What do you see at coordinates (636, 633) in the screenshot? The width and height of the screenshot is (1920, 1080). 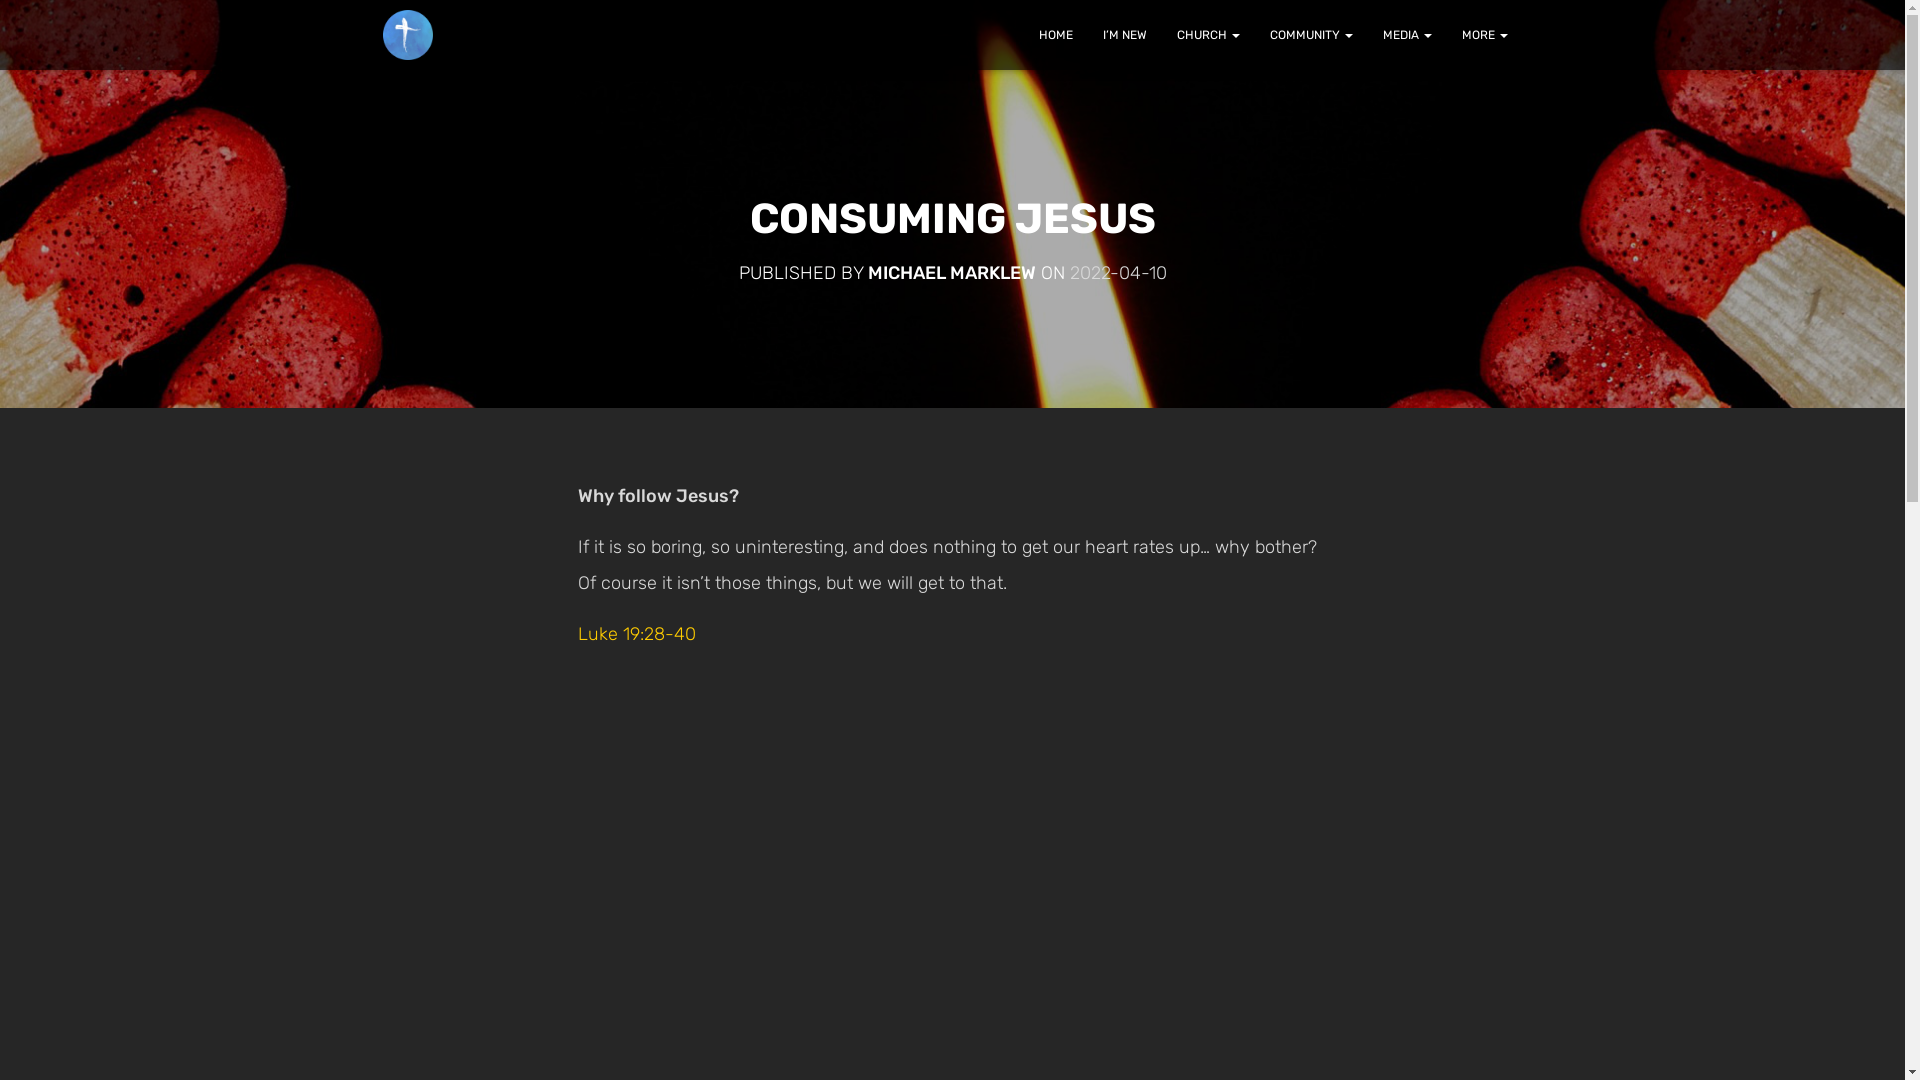 I see `'Luke 19:28-40'` at bounding box center [636, 633].